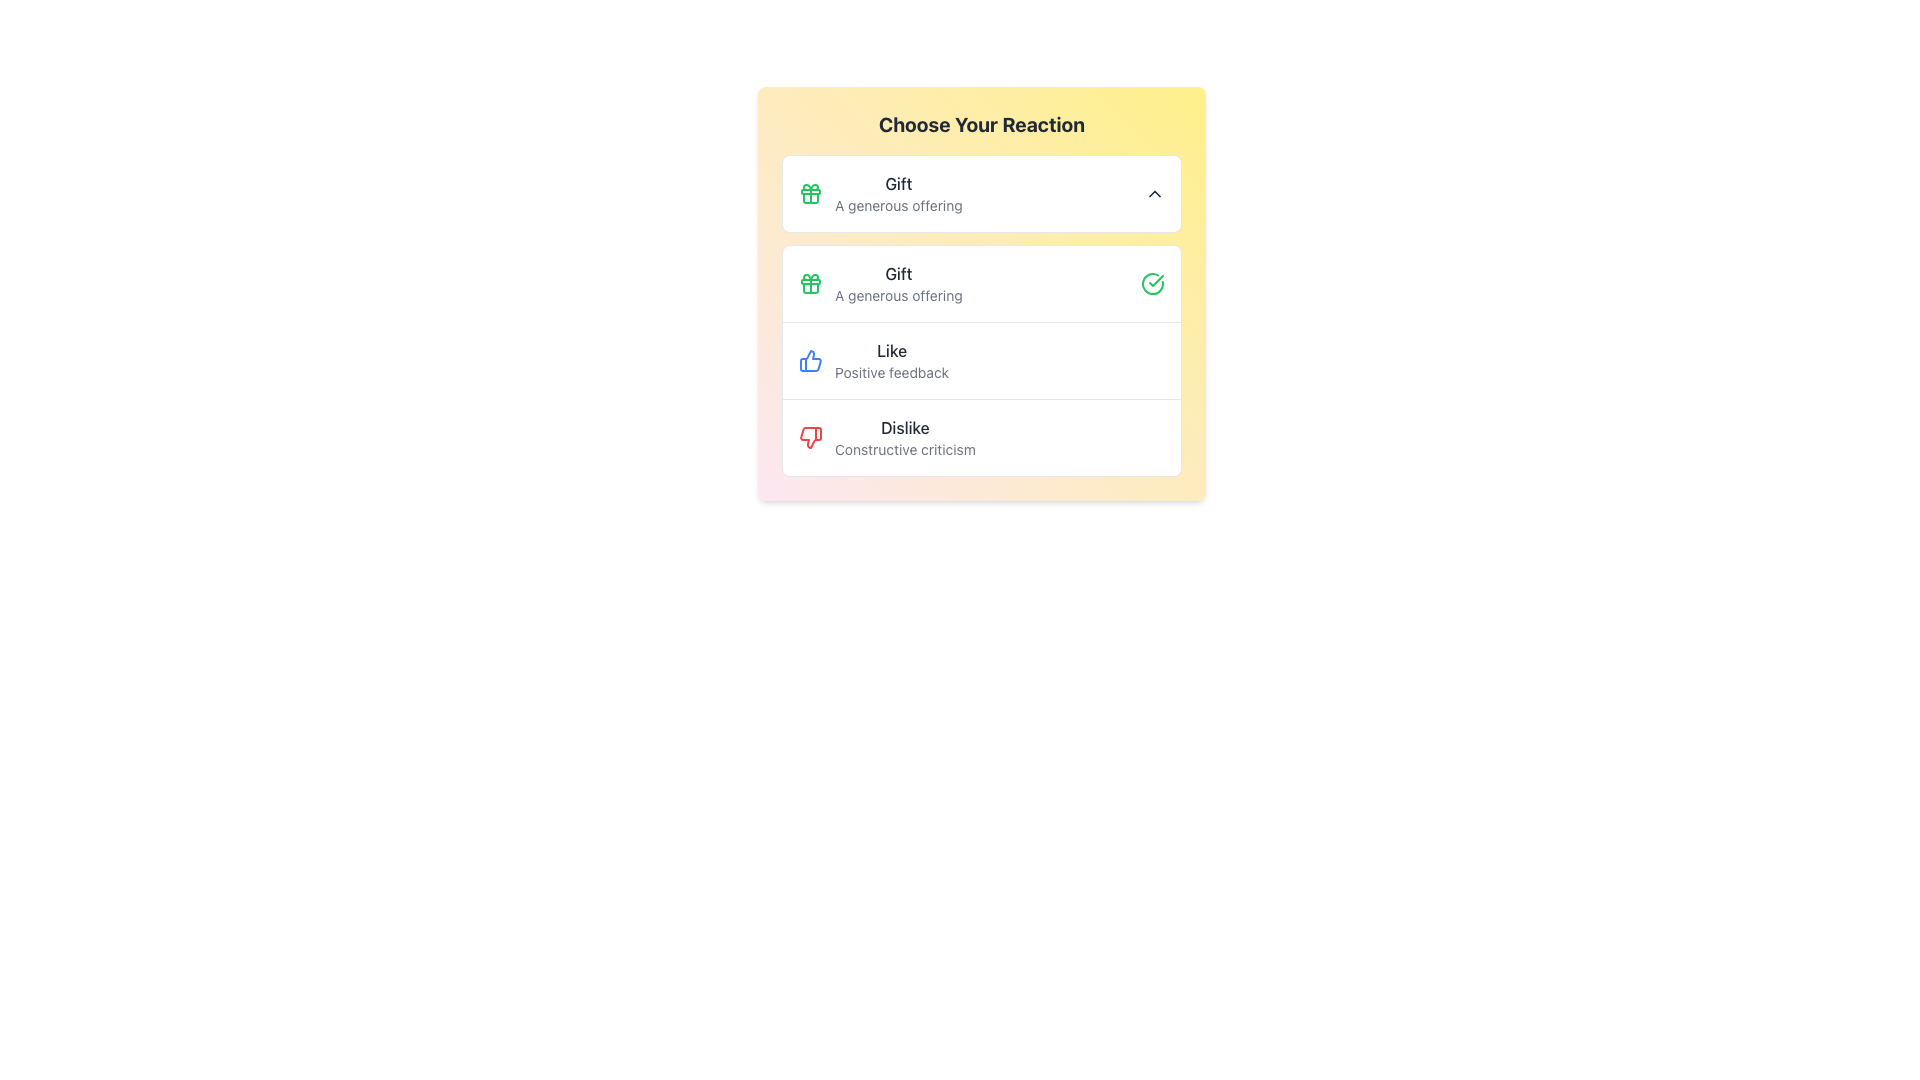 This screenshot has height=1080, width=1920. I want to click on the first selectable option in the dropdown list labeled 'Choose Your Reaction', so click(982, 193).